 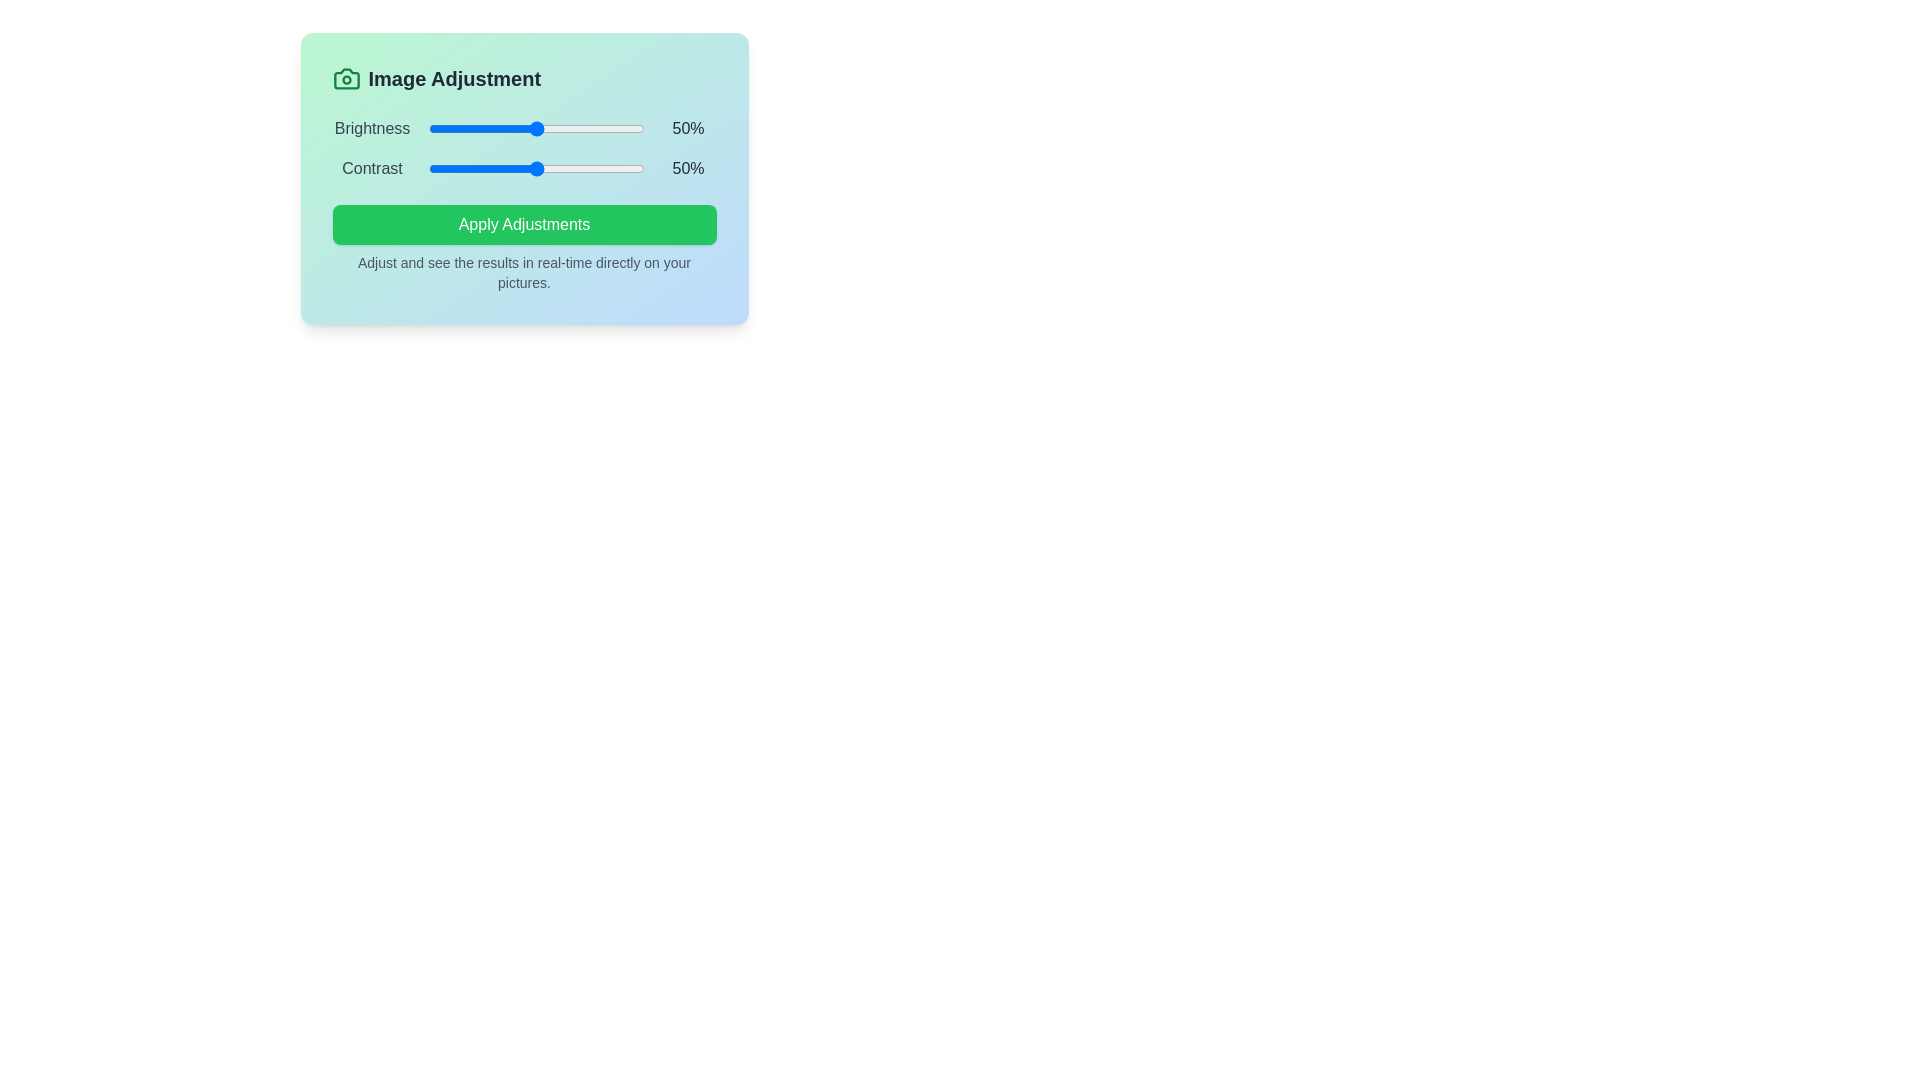 I want to click on the brightness slider to 96%, so click(x=634, y=128).